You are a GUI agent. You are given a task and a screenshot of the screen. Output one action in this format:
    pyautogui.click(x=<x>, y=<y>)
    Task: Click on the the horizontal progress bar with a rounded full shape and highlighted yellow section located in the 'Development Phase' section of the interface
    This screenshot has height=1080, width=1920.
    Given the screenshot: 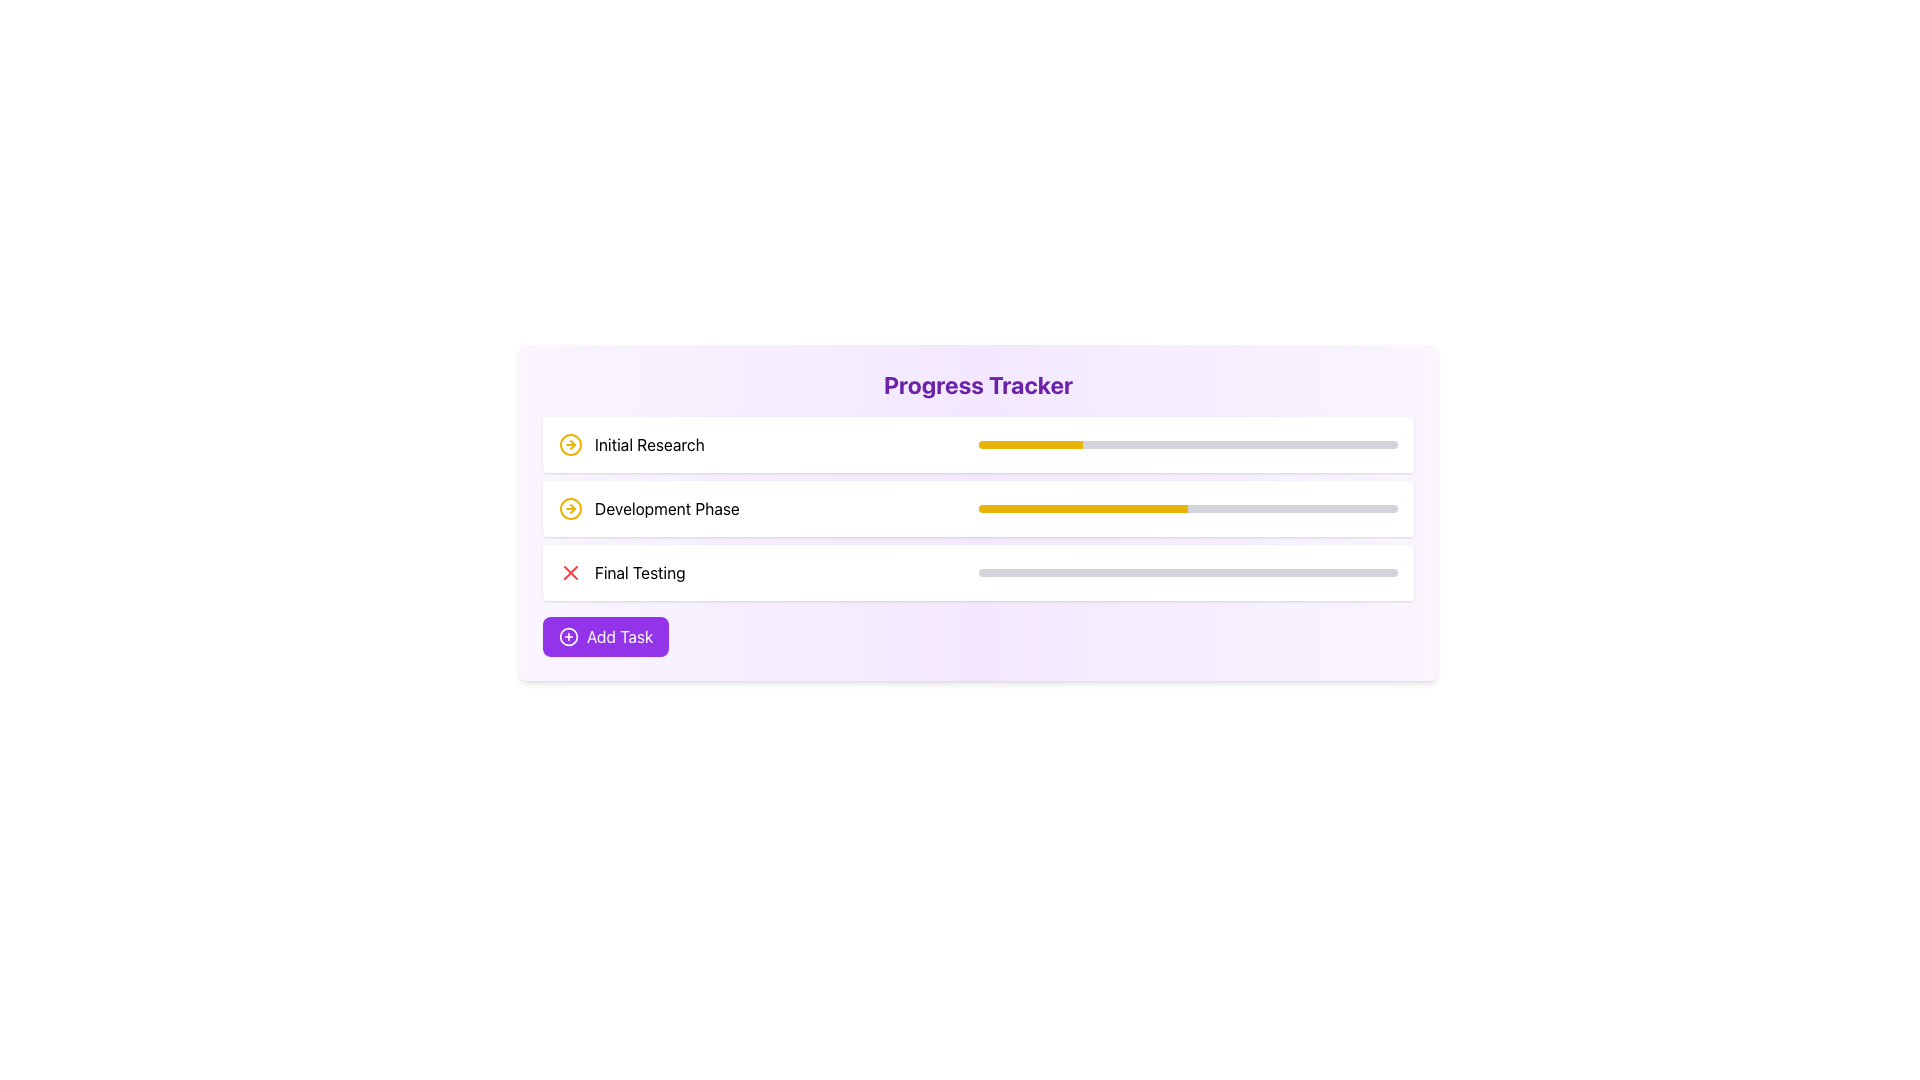 What is the action you would take?
    pyautogui.click(x=1188, y=508)
    